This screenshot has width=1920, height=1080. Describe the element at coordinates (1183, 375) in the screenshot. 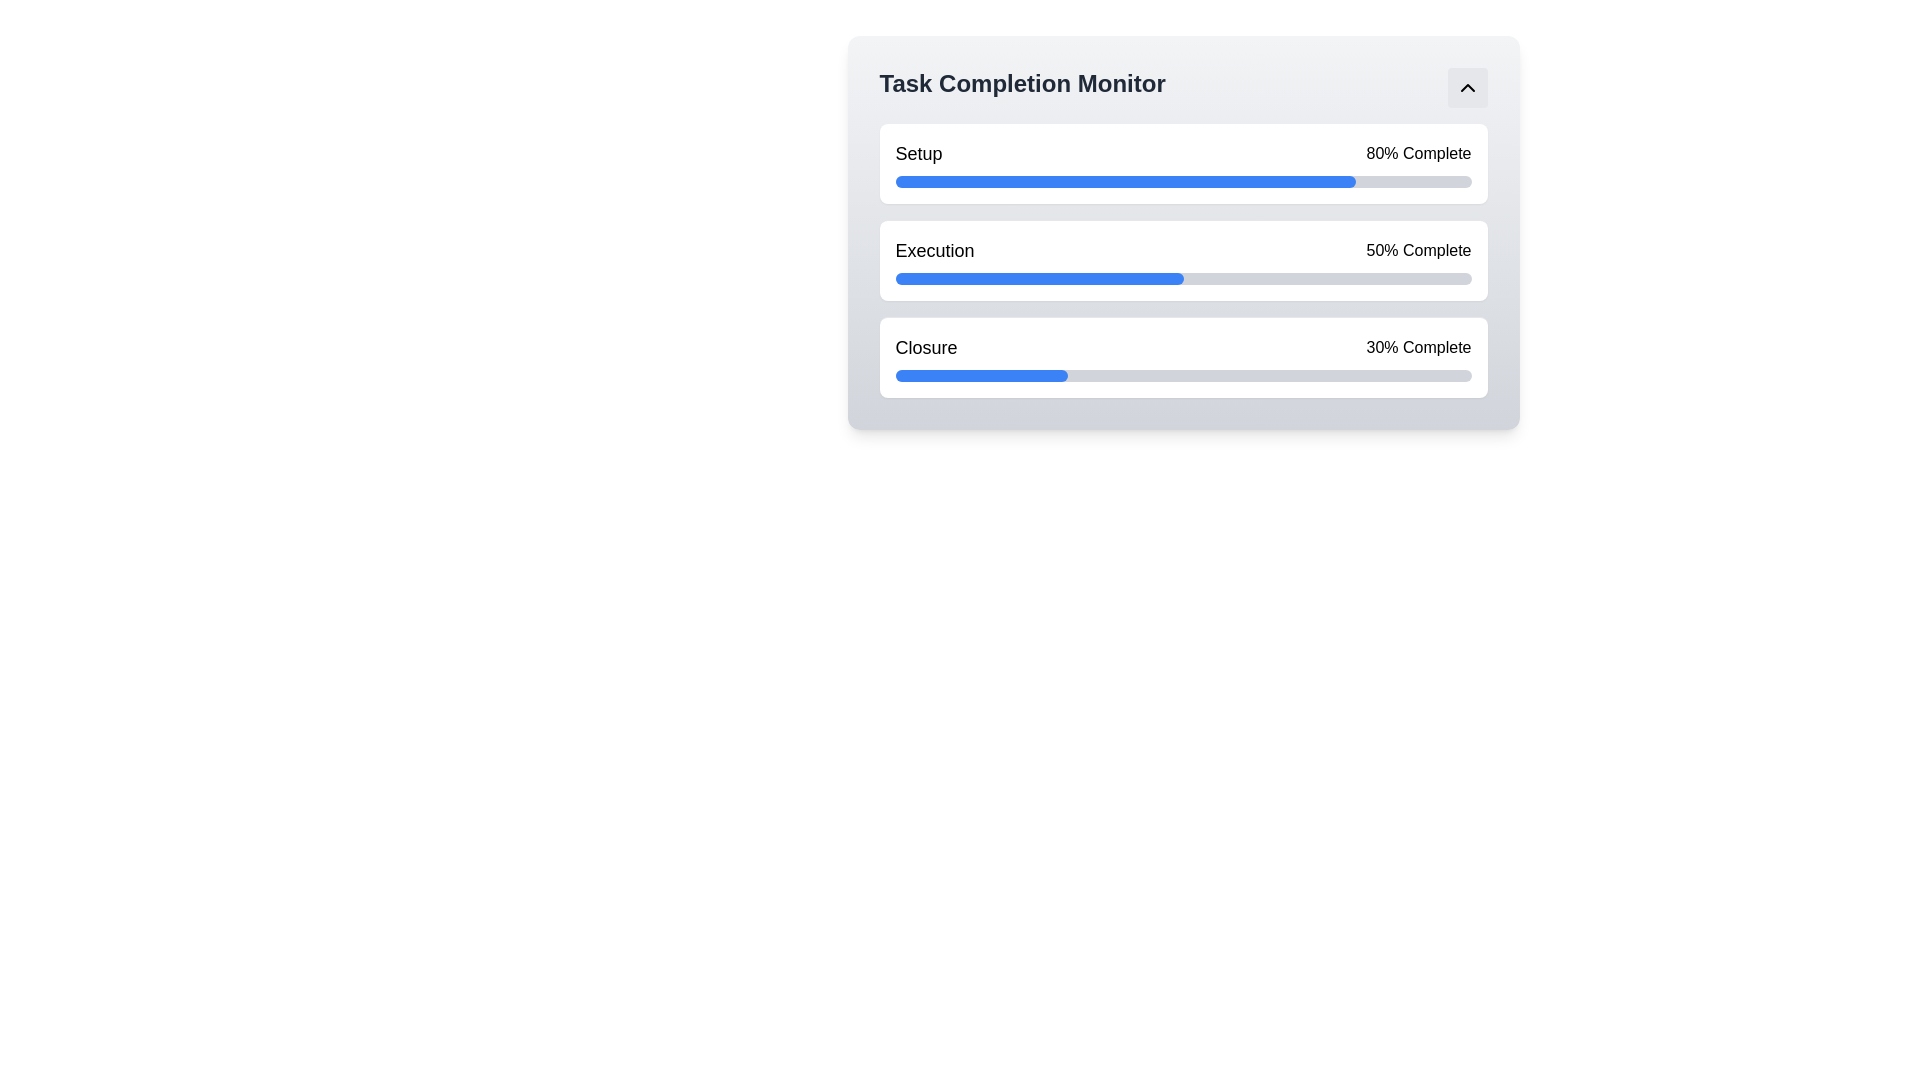

I see `the progress bar located under the 'Closure' section, which has a light gray background and a blue filled portion indicating progress` at that location.